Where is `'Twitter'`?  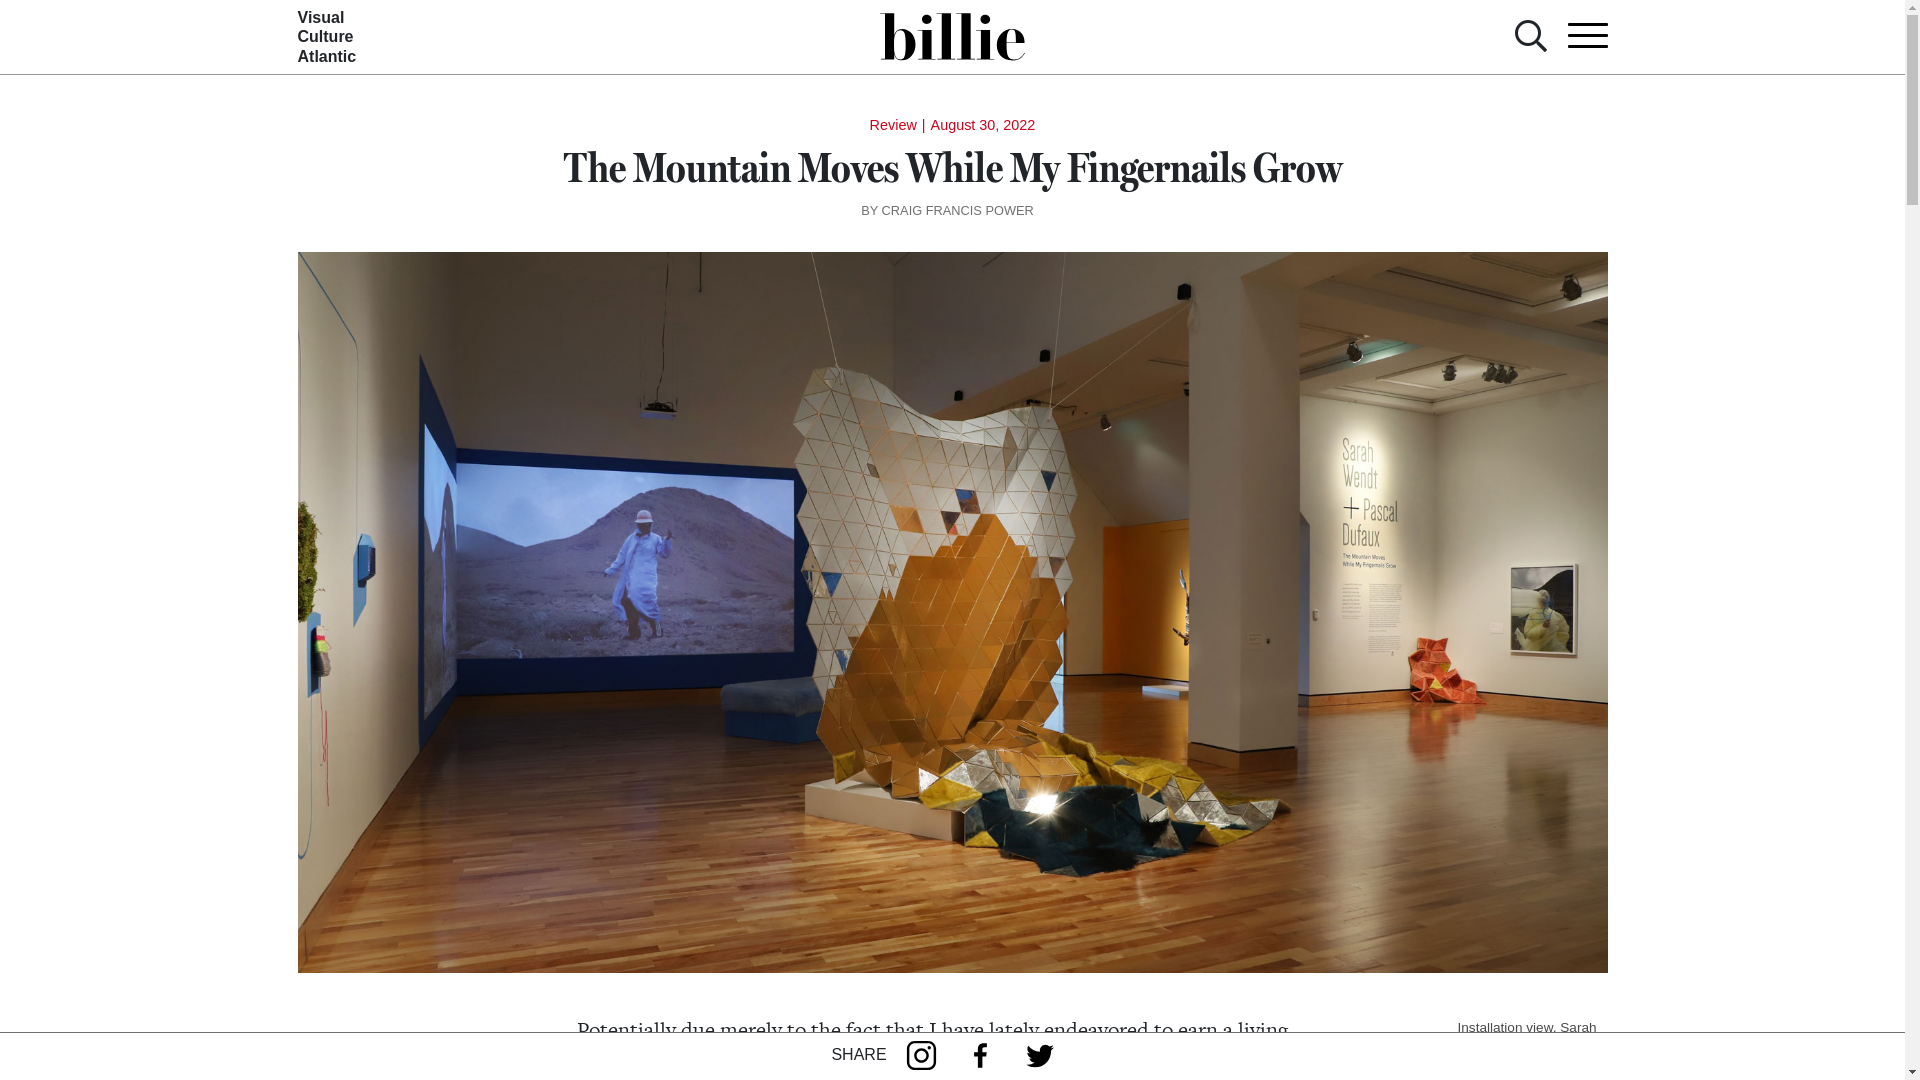 'Twitter' is located at coordinates (1043, 1055).